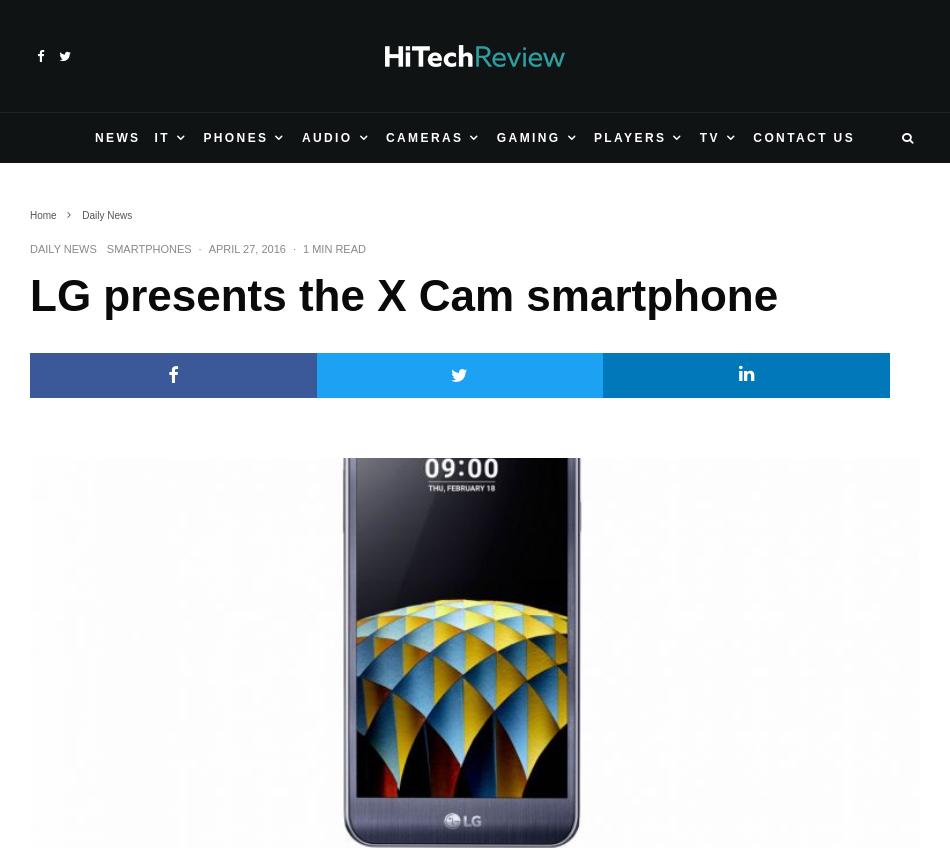  Describe the element at coordinates (585, 455) in the screenshot. I see `'Amazon debuts new Fire TV media player'` at that location.